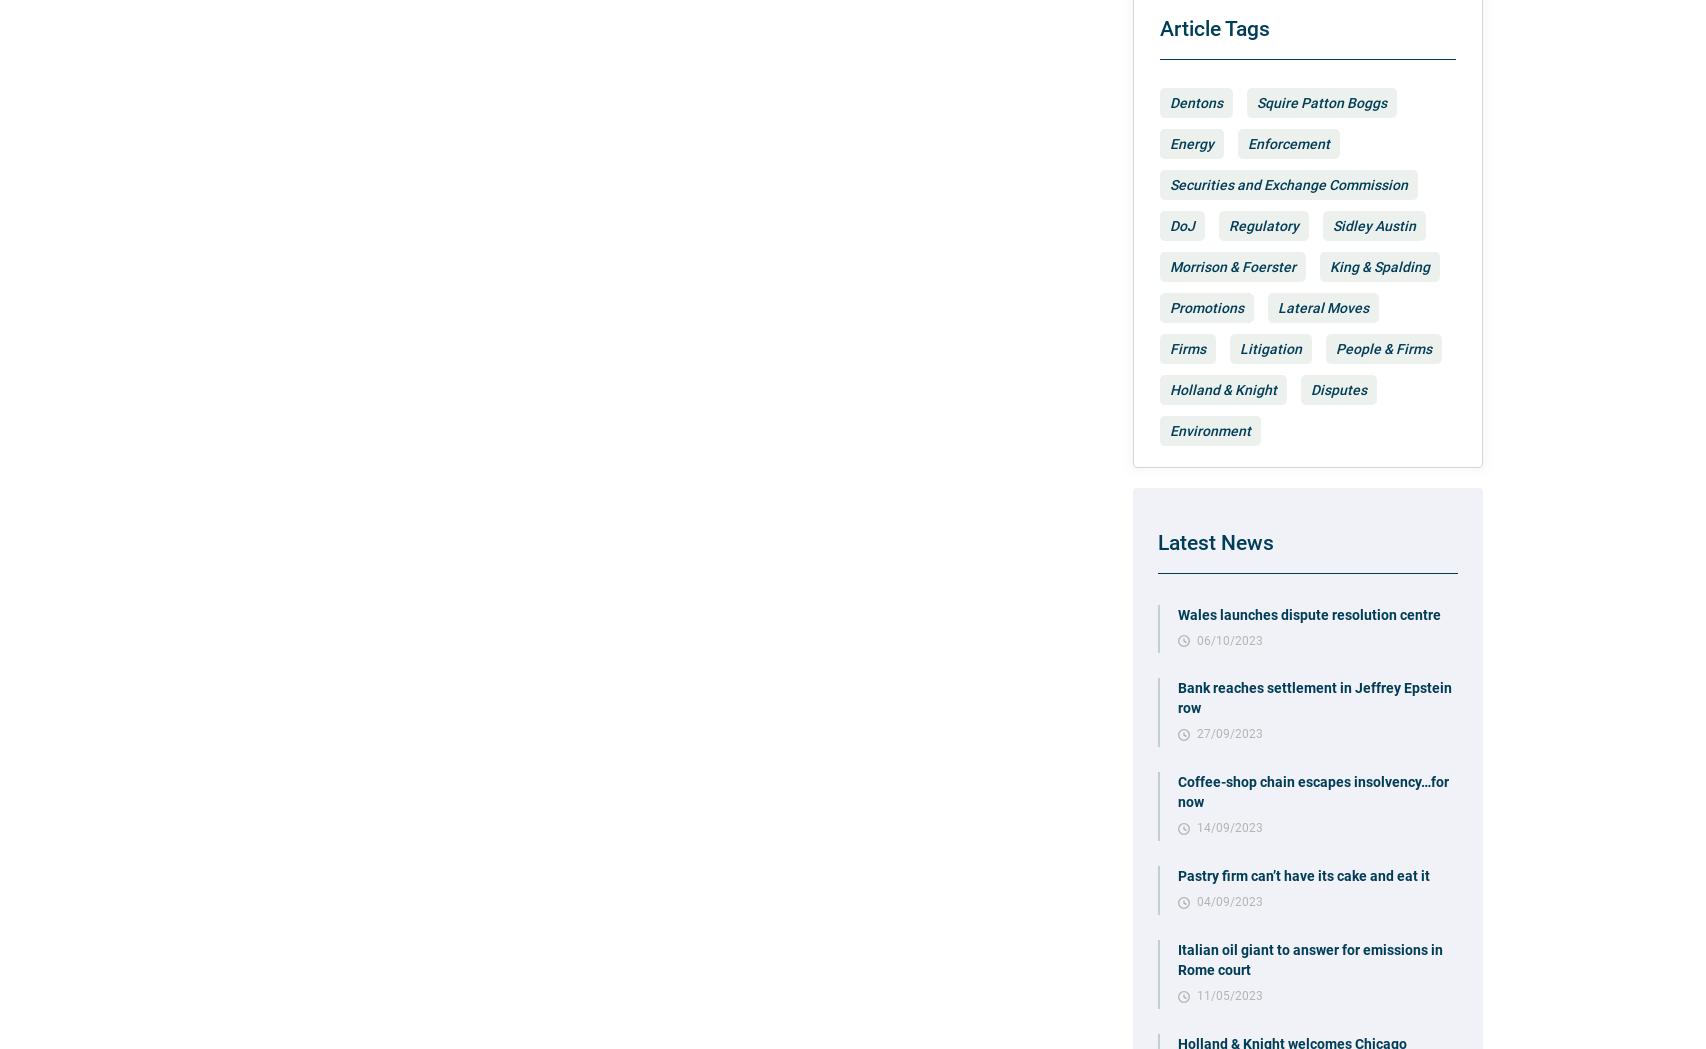 This screenshot has height=1049, width=1706. What do you see at coordinates (1378, 265) in the screenshot?
I see `'King & Spalding'` at bounding box center [1378, 265].